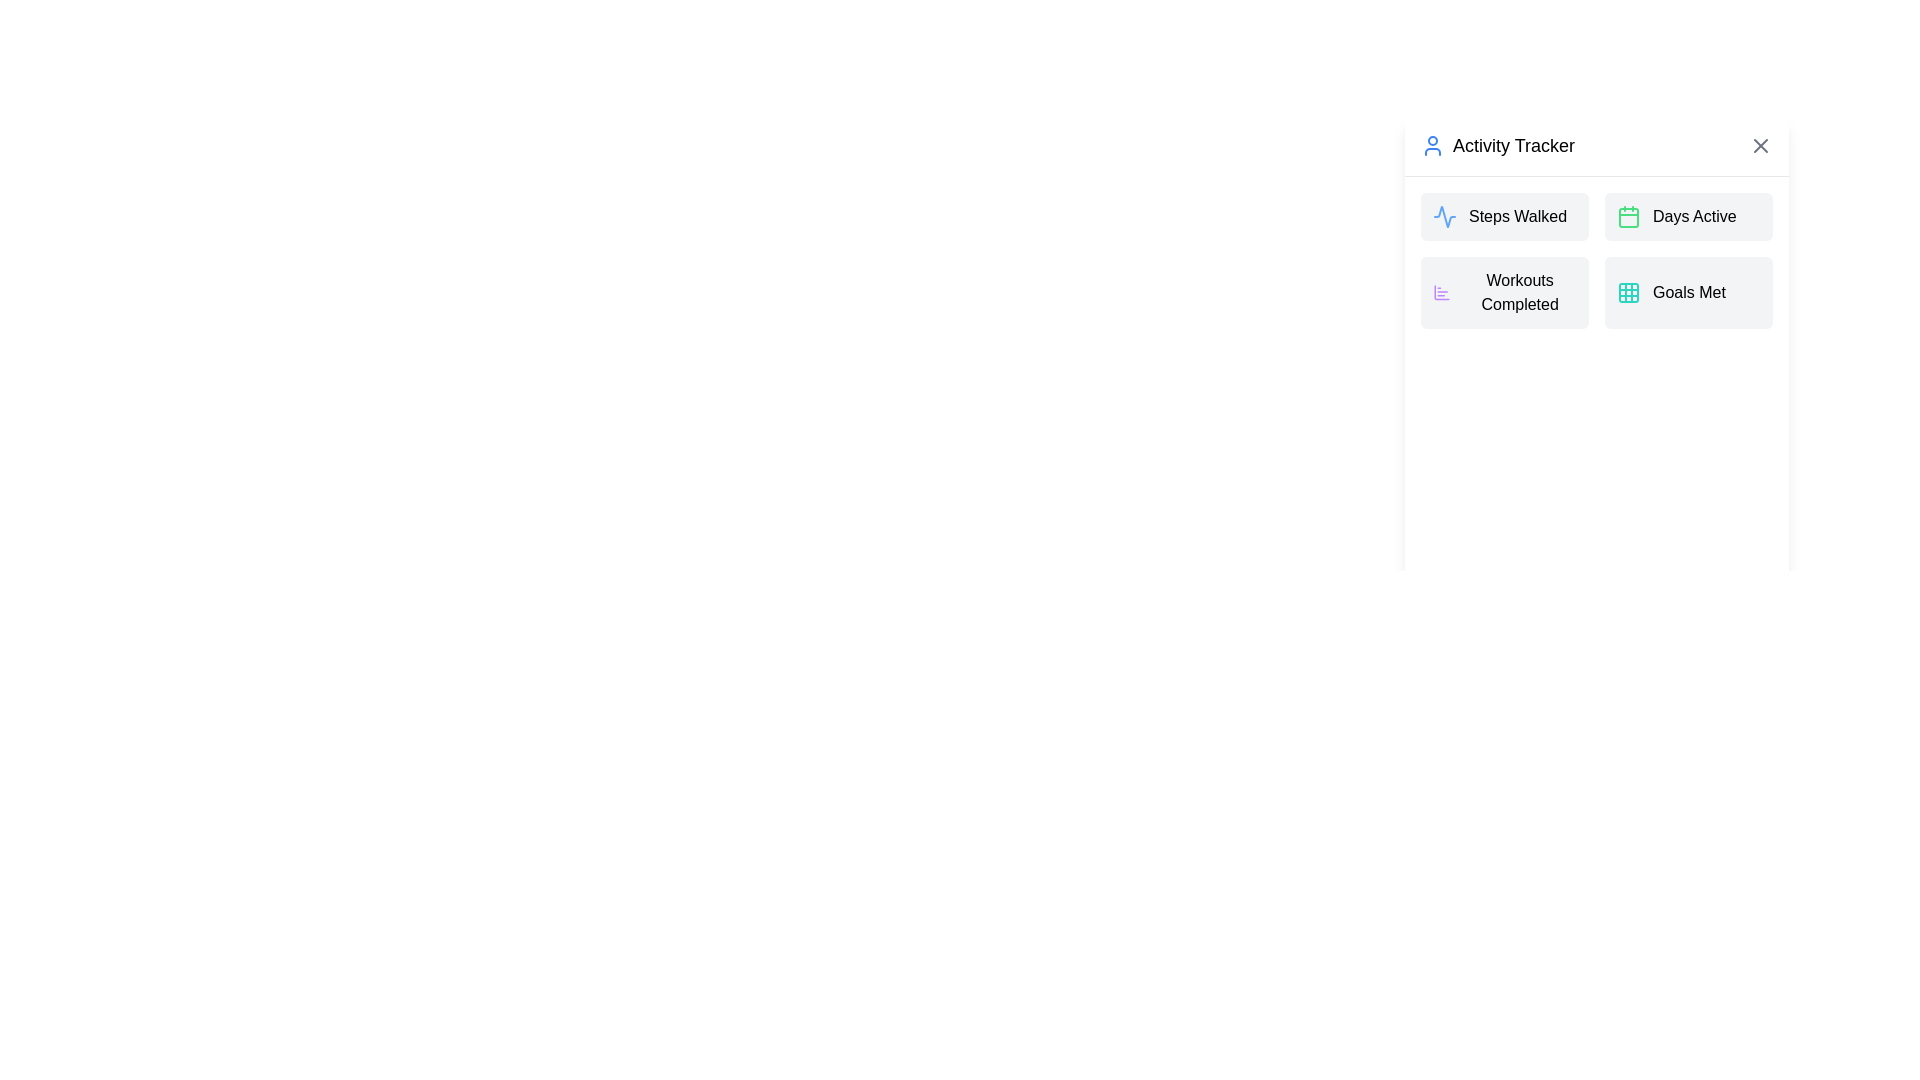  Describe the element at coordinates (1688, 293) in the screenshot. I see `the 'Goals Met' informational block located in the bottom-right corner of the grid within the 'Activity Tracker' section` at that location.